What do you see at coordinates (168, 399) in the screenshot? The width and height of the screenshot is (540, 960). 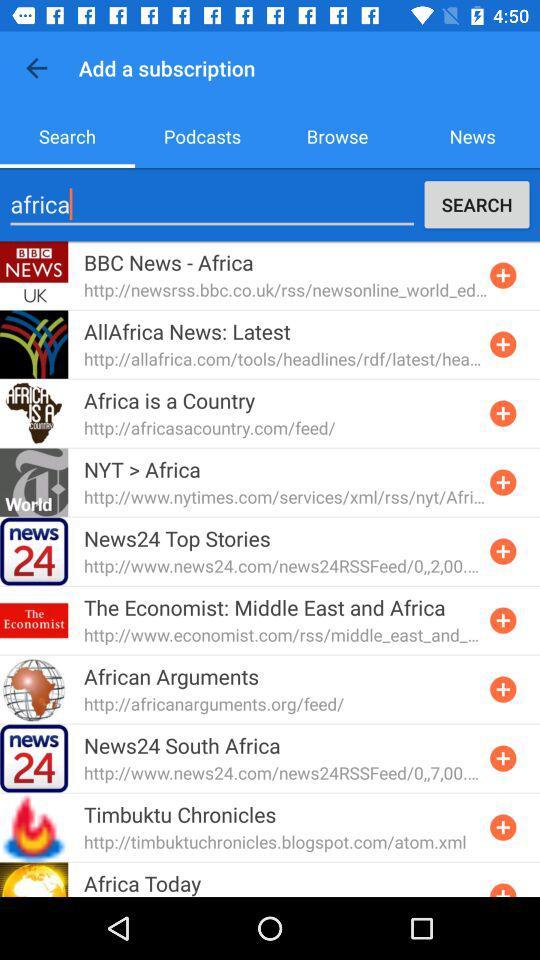 I see `africa is a icon` at bounding box center [168, 399].